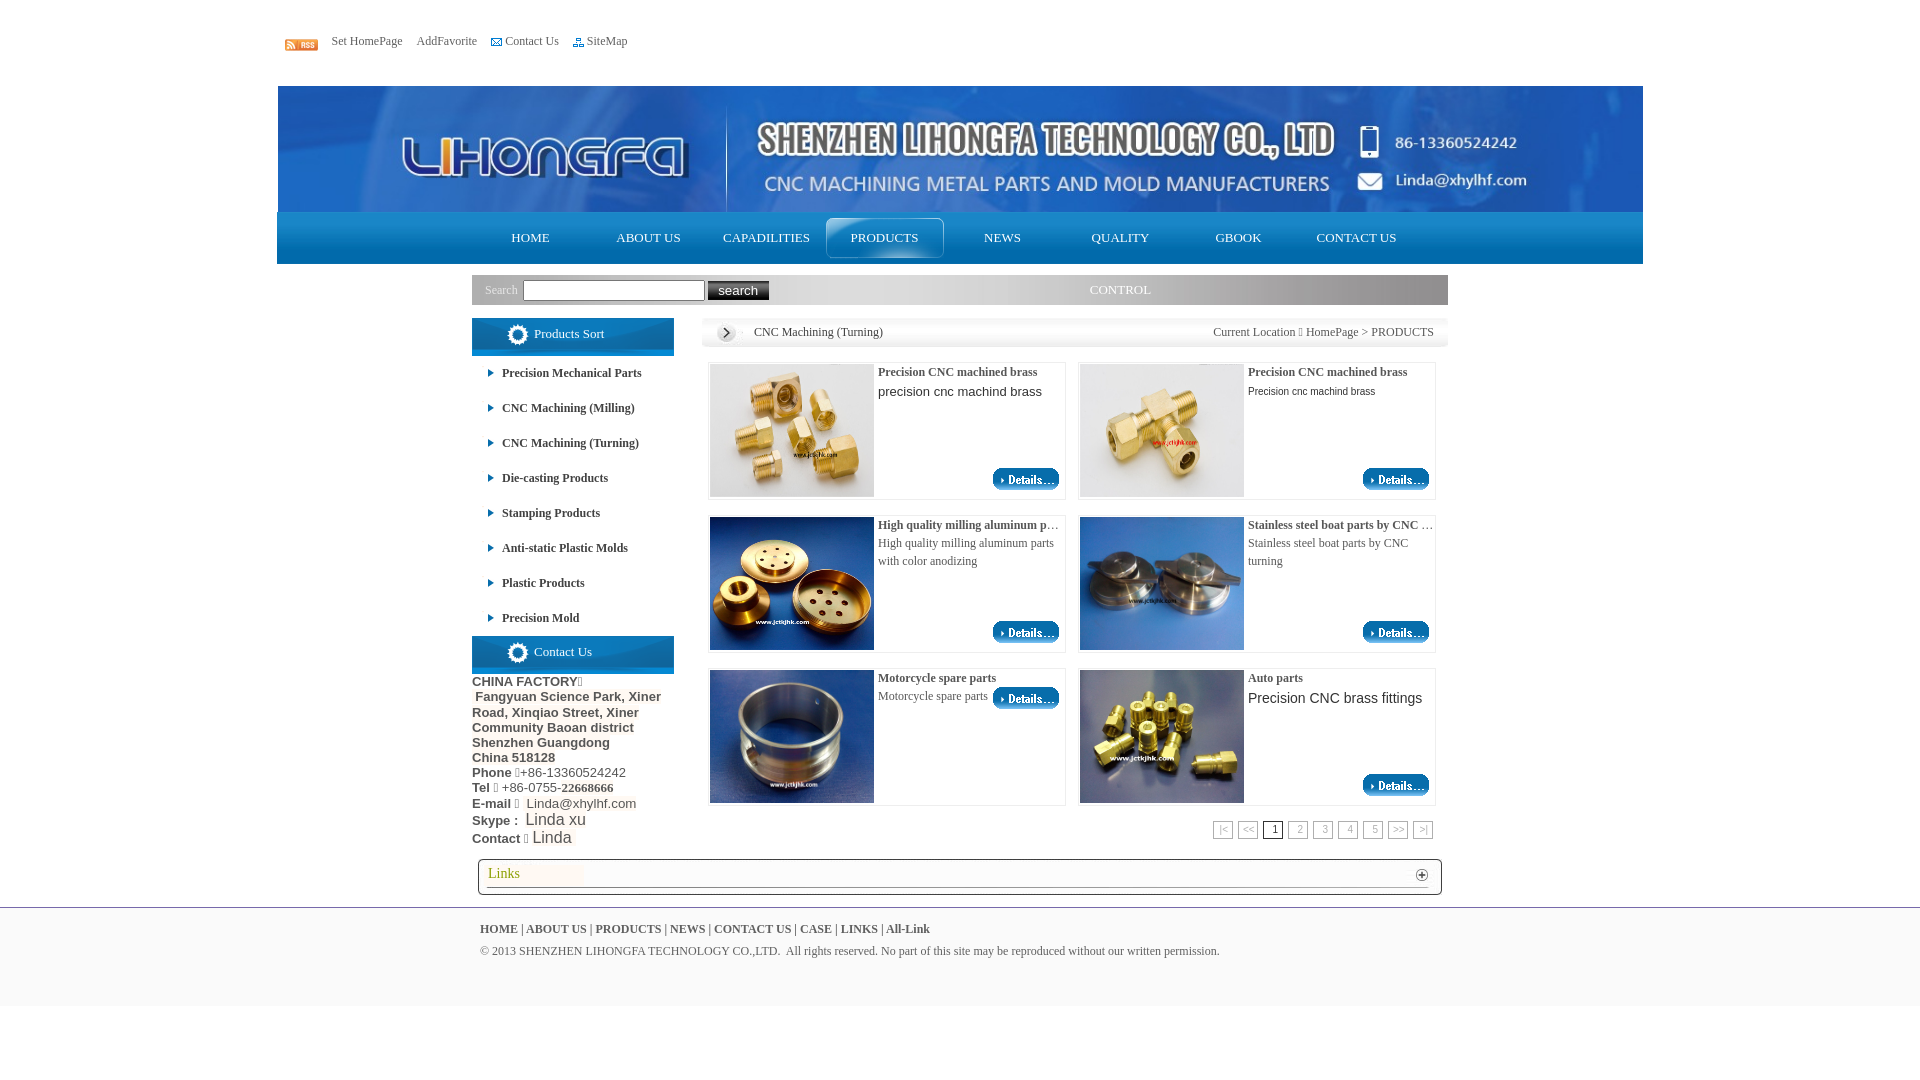 The width and height of the screenshot is (1920, 1080). I want to click on 'CASE', so click(816, 929).